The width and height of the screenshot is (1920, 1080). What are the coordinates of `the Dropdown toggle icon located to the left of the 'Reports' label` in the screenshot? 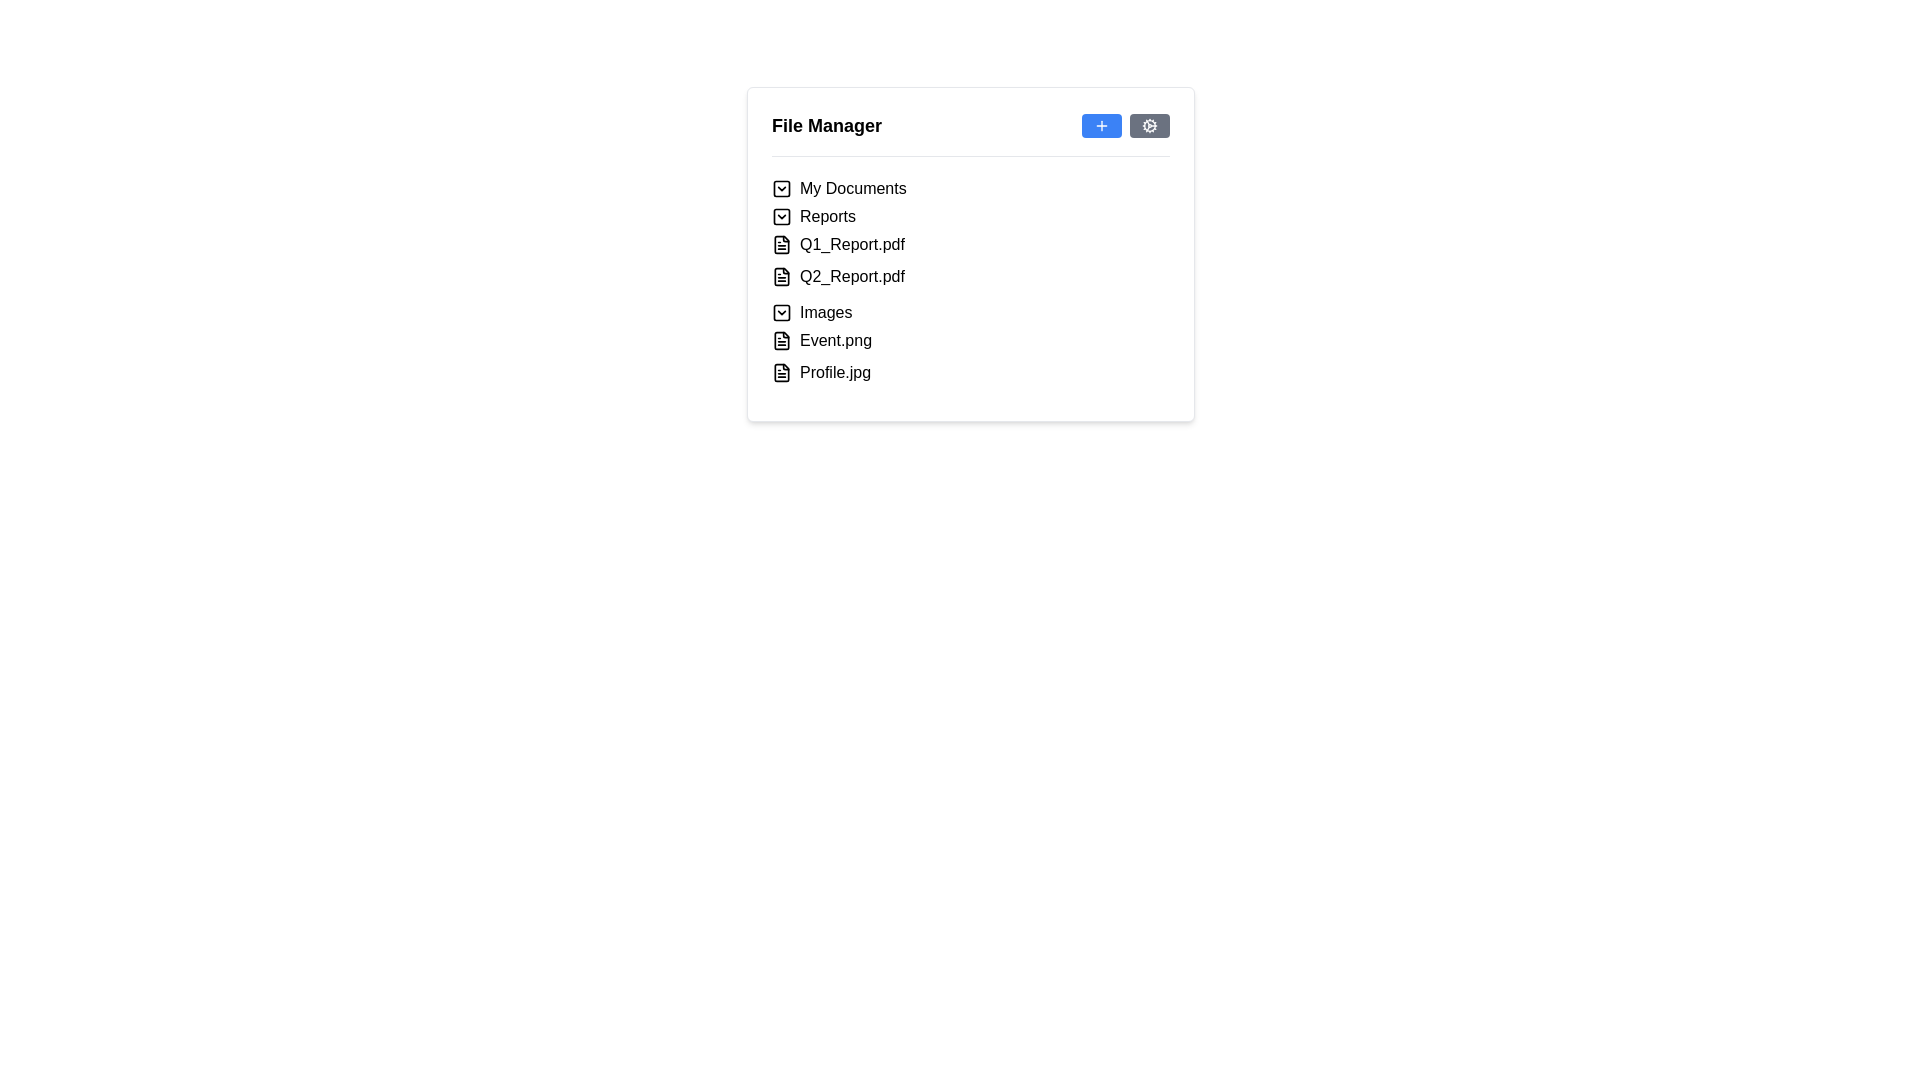 It's located at (781, 216).